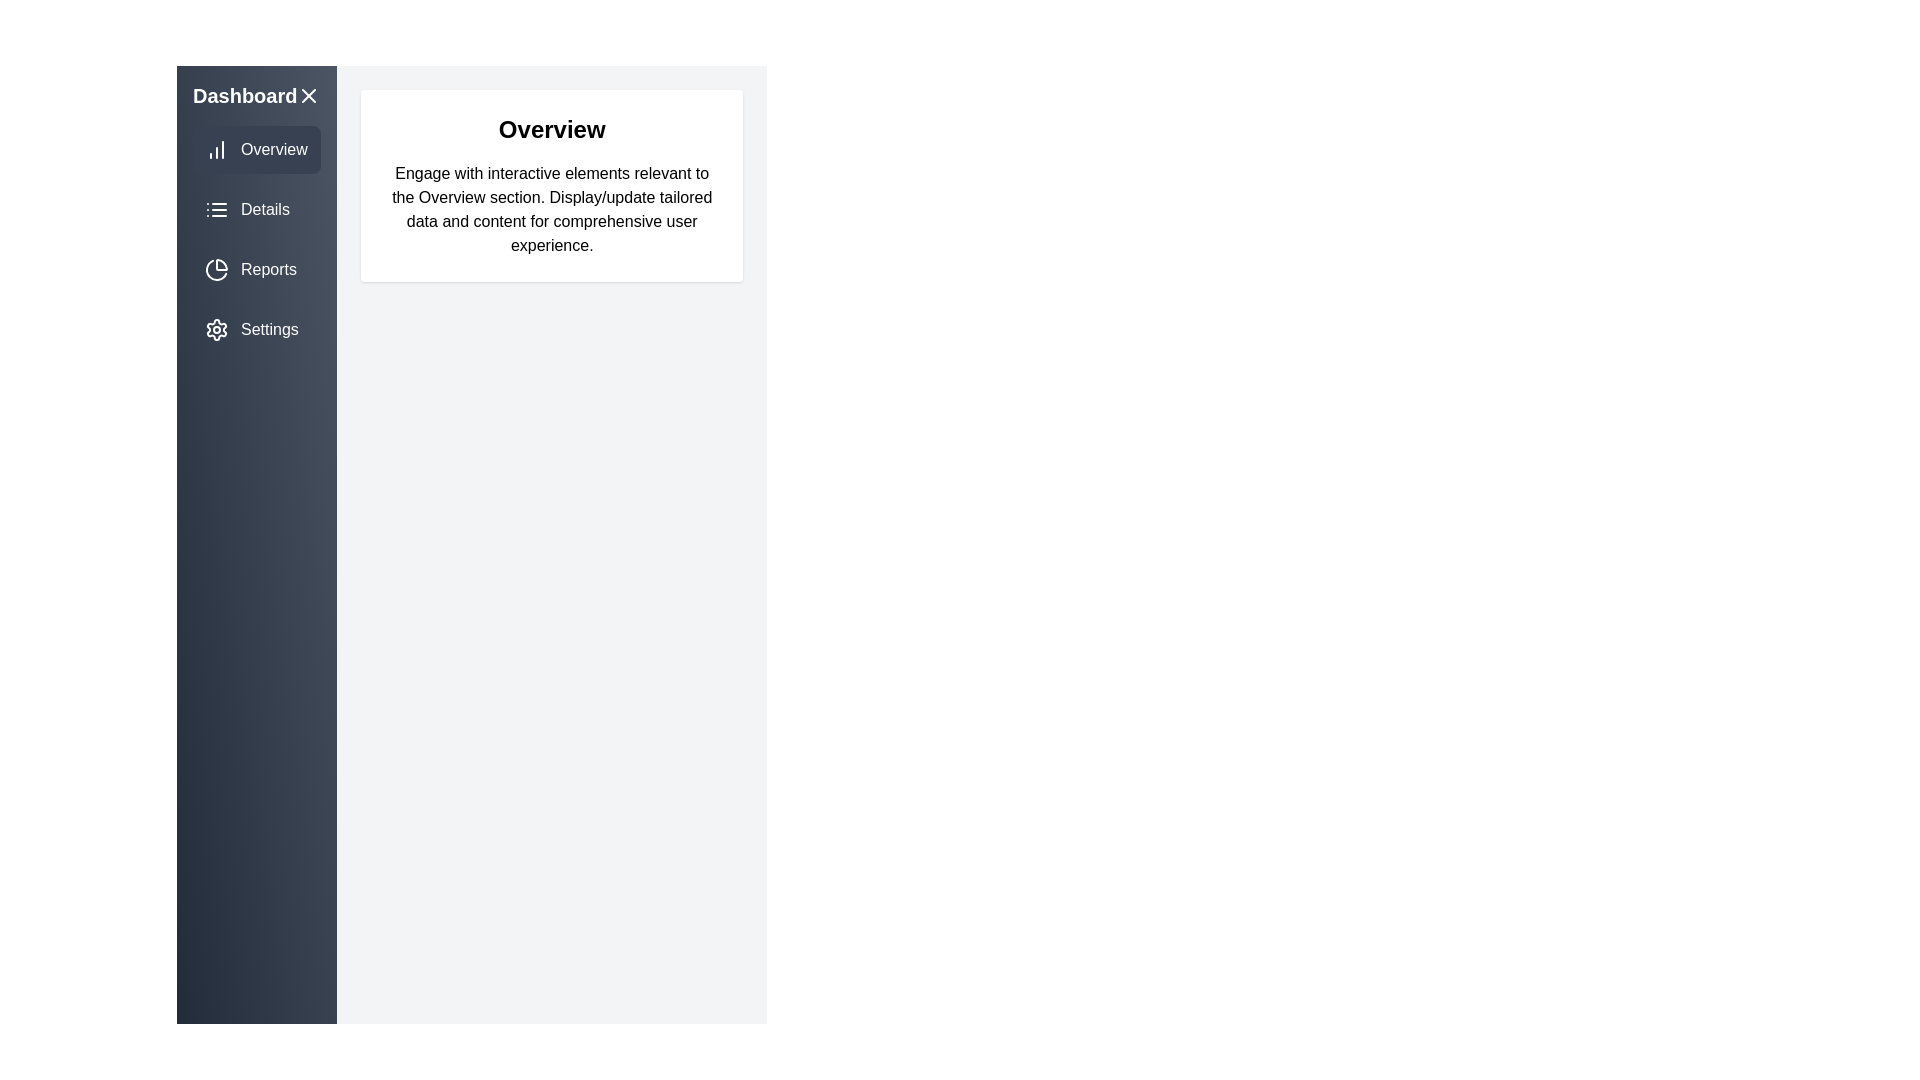 The height and width of the screenshot is (1080, 1920). I want to click on the Details section in the sidebar menu, so click(256, 209).